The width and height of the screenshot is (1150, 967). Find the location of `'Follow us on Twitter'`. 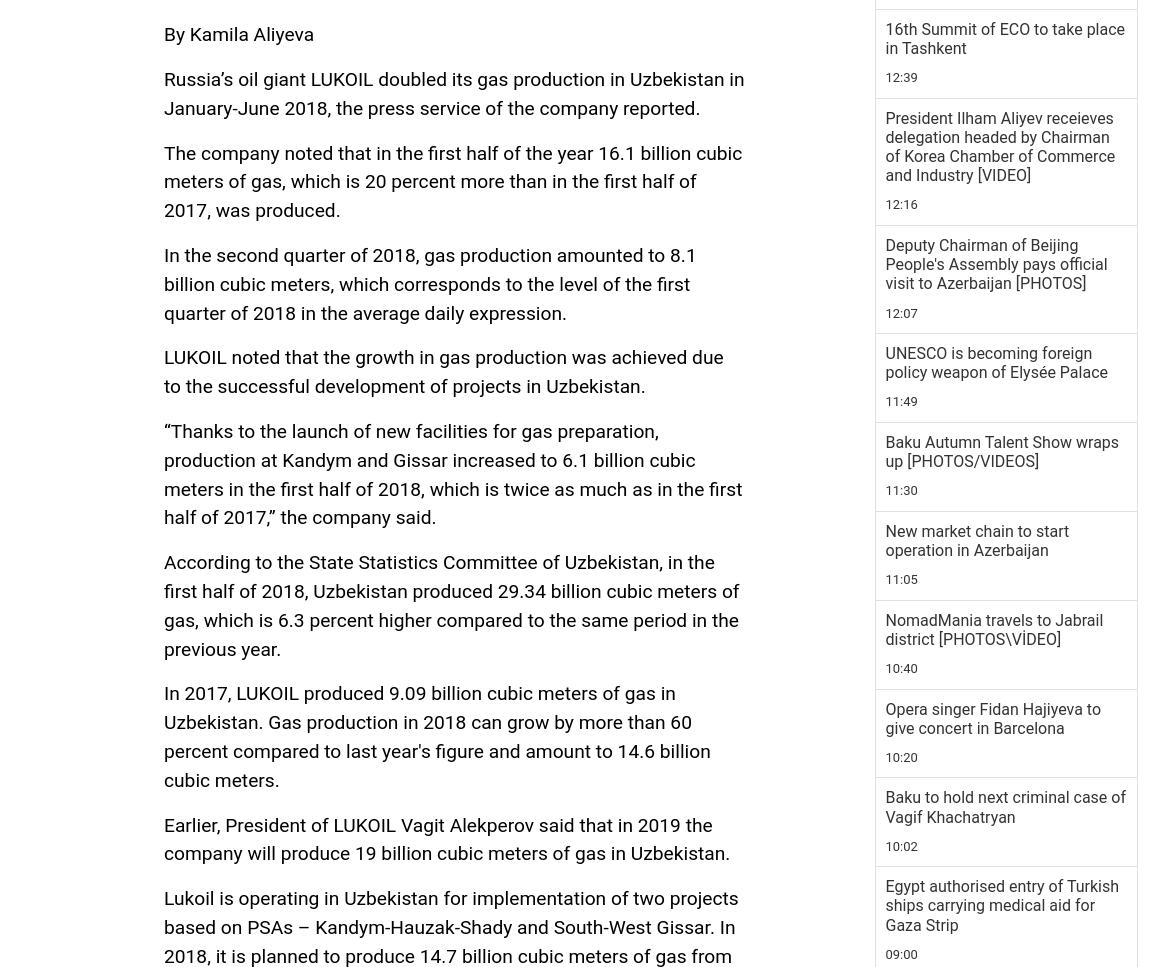

'Follow us on Twitter' is located at coordinates (250, 425).